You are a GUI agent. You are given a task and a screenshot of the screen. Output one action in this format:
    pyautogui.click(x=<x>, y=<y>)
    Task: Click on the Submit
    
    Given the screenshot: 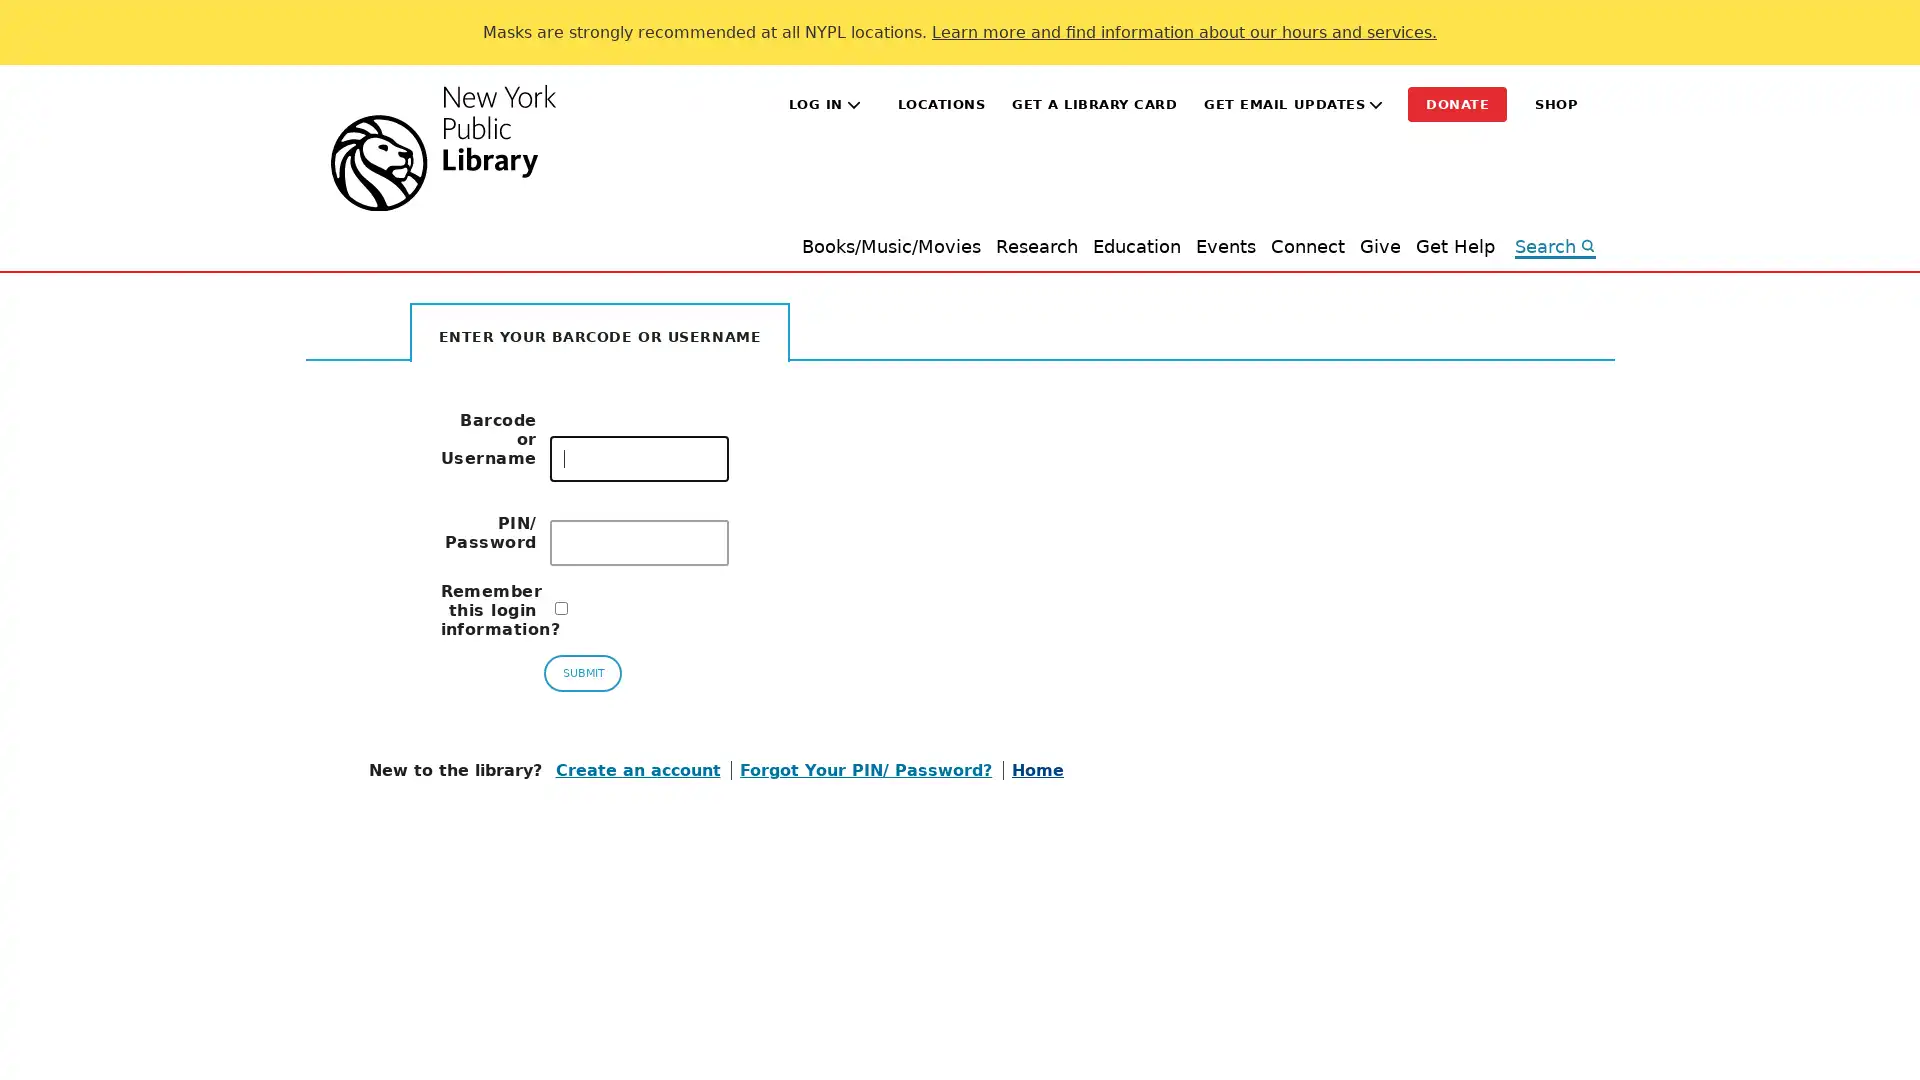 What is the action you would take?
    pyautogui.click(x=580, y=672)
    